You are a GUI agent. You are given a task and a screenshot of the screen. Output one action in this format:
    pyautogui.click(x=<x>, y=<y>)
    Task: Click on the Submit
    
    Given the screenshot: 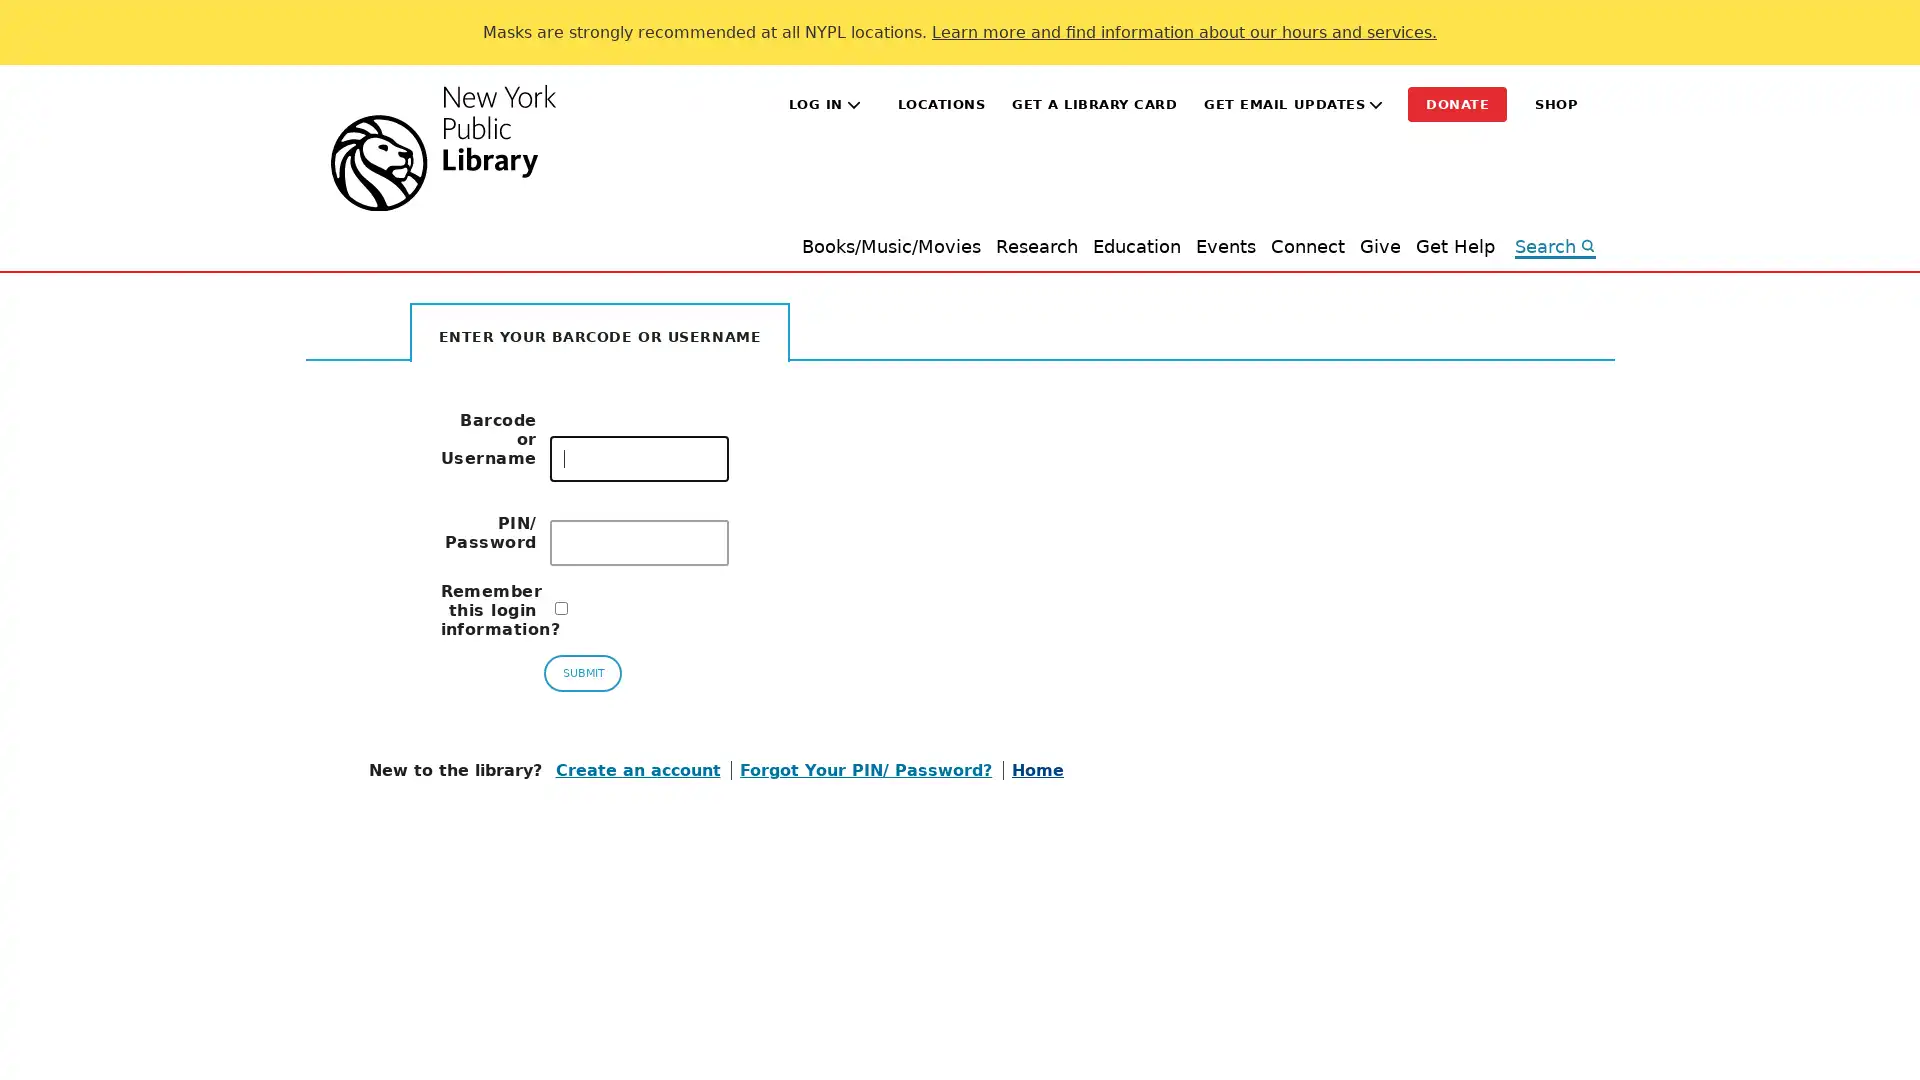 What is the action you would take?
    pyautogui.click(x=580, y=672)
    